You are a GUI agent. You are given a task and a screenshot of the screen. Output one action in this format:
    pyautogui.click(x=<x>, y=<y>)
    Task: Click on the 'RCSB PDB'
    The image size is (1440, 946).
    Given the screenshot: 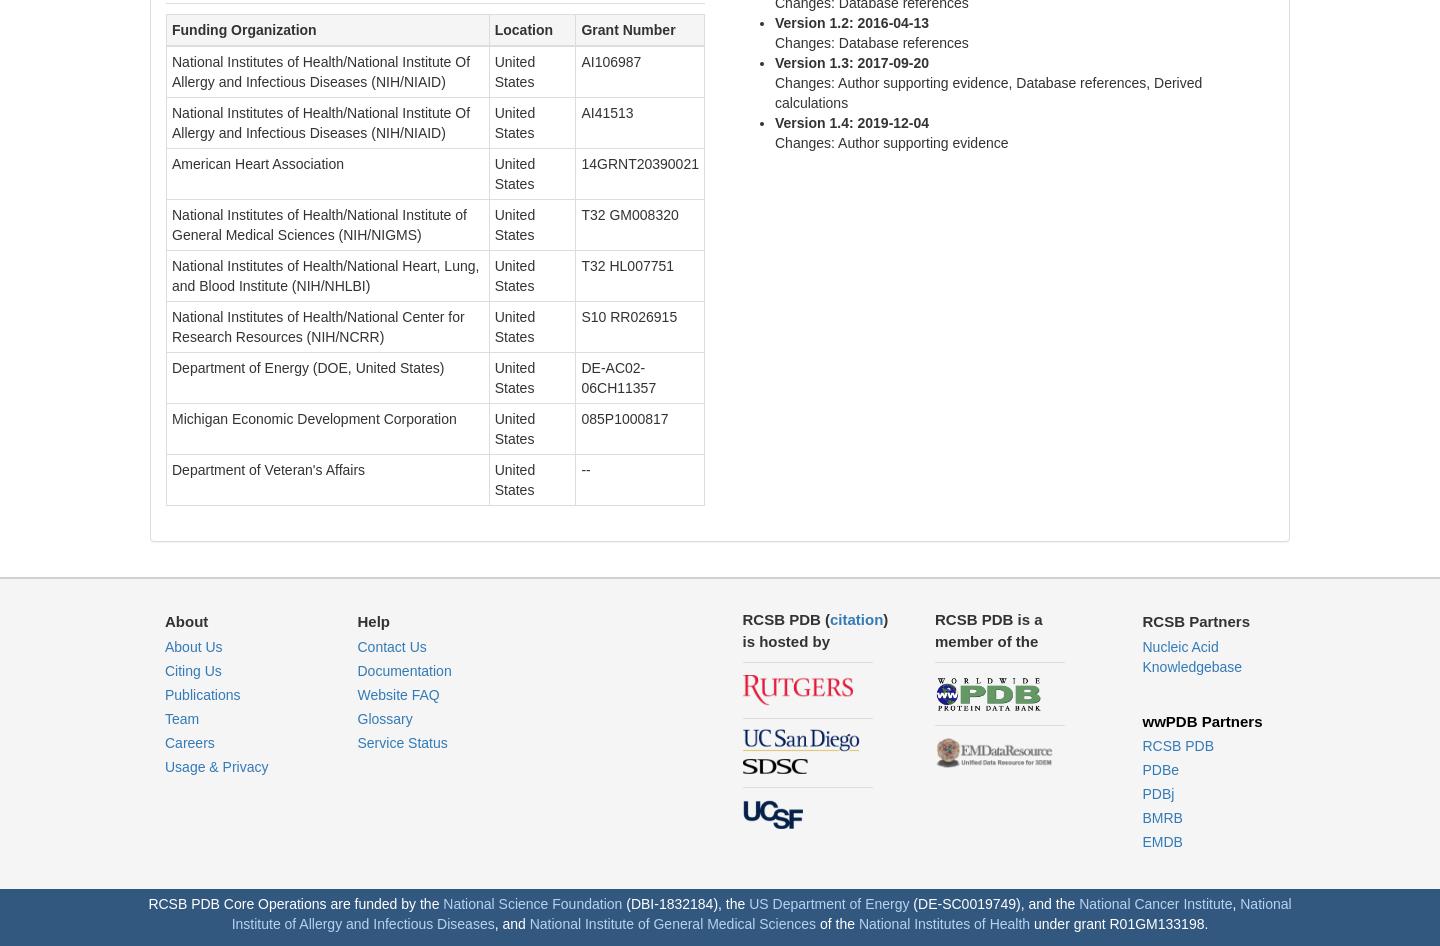 What is the action you would take?
    pyautogui.click(x=1178, y=745)
    